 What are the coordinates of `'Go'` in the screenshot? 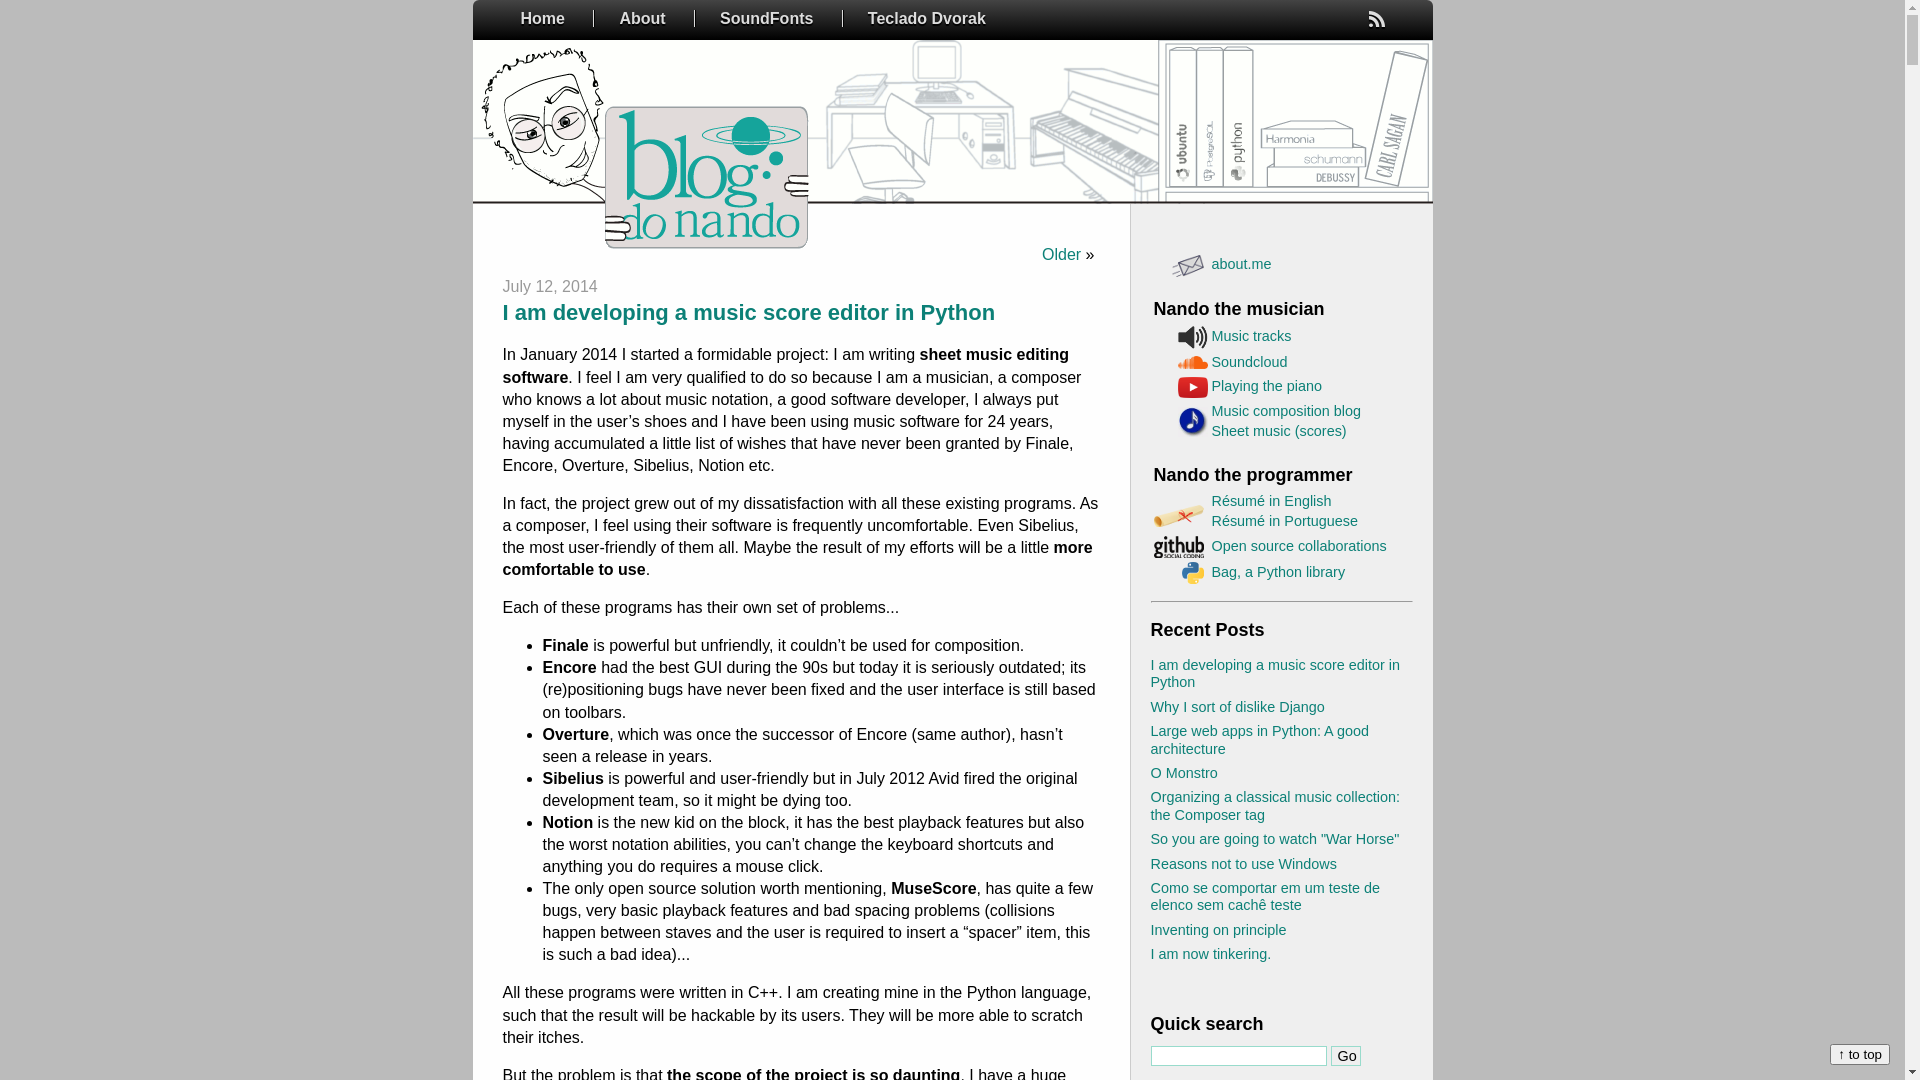 It's located at (1344, 1055).